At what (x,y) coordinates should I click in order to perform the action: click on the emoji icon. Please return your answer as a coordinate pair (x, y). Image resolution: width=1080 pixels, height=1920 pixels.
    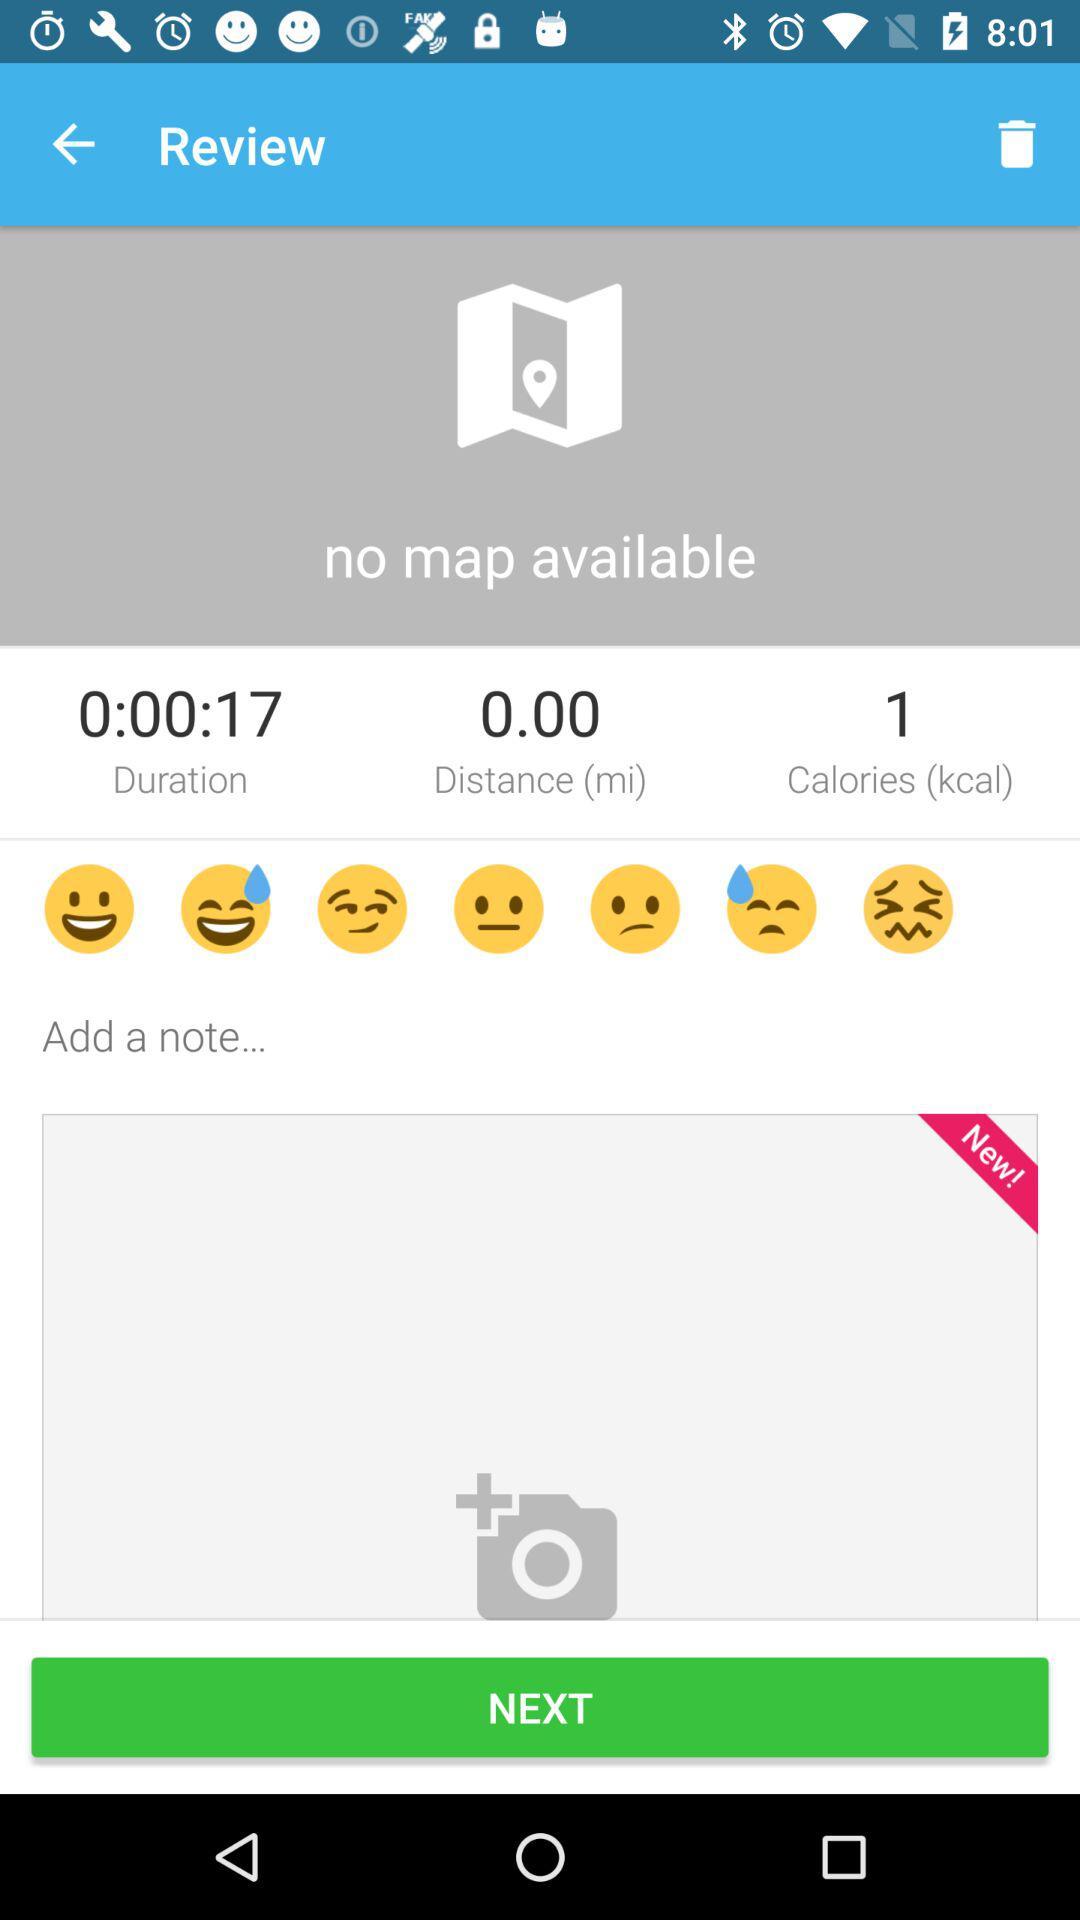
    Looking at the image, I should click on (770, 907).